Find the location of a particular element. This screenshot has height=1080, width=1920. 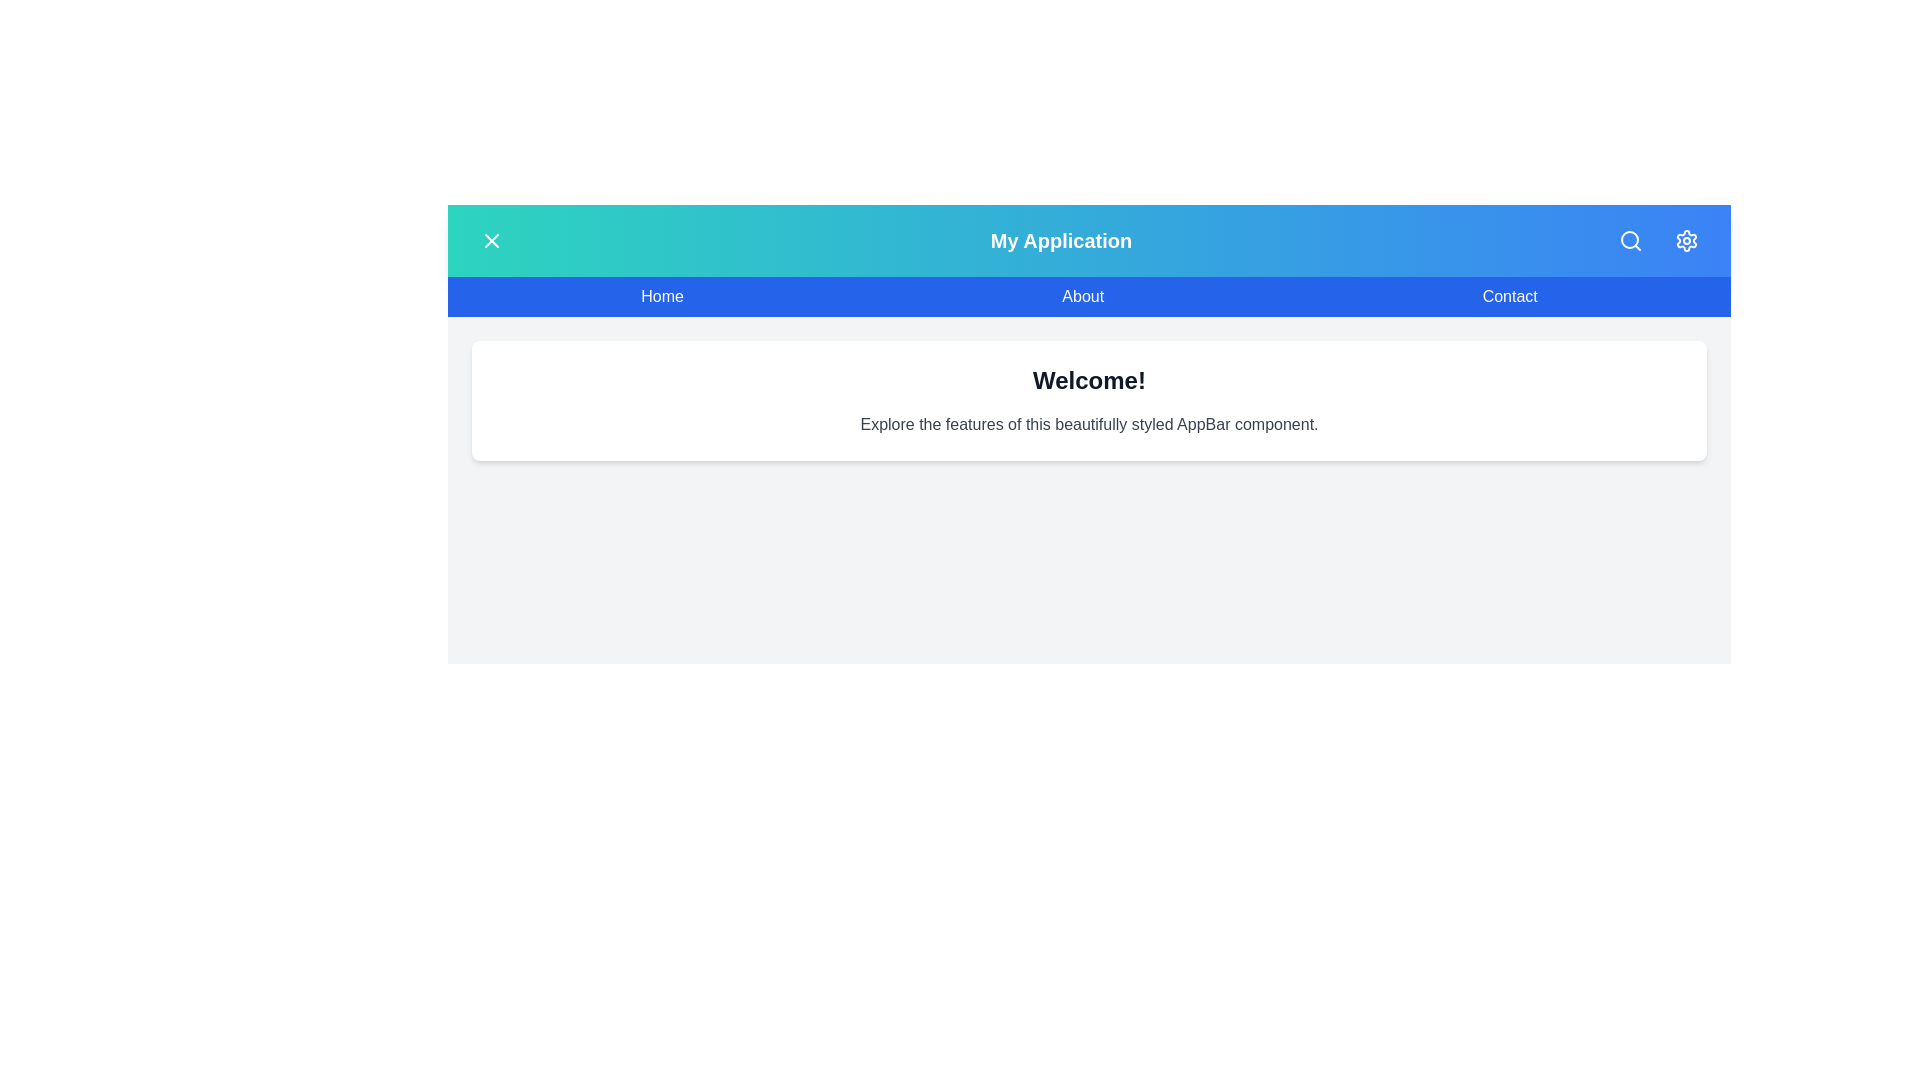

the Contact navigation link is located at coordinates (1510, 297).